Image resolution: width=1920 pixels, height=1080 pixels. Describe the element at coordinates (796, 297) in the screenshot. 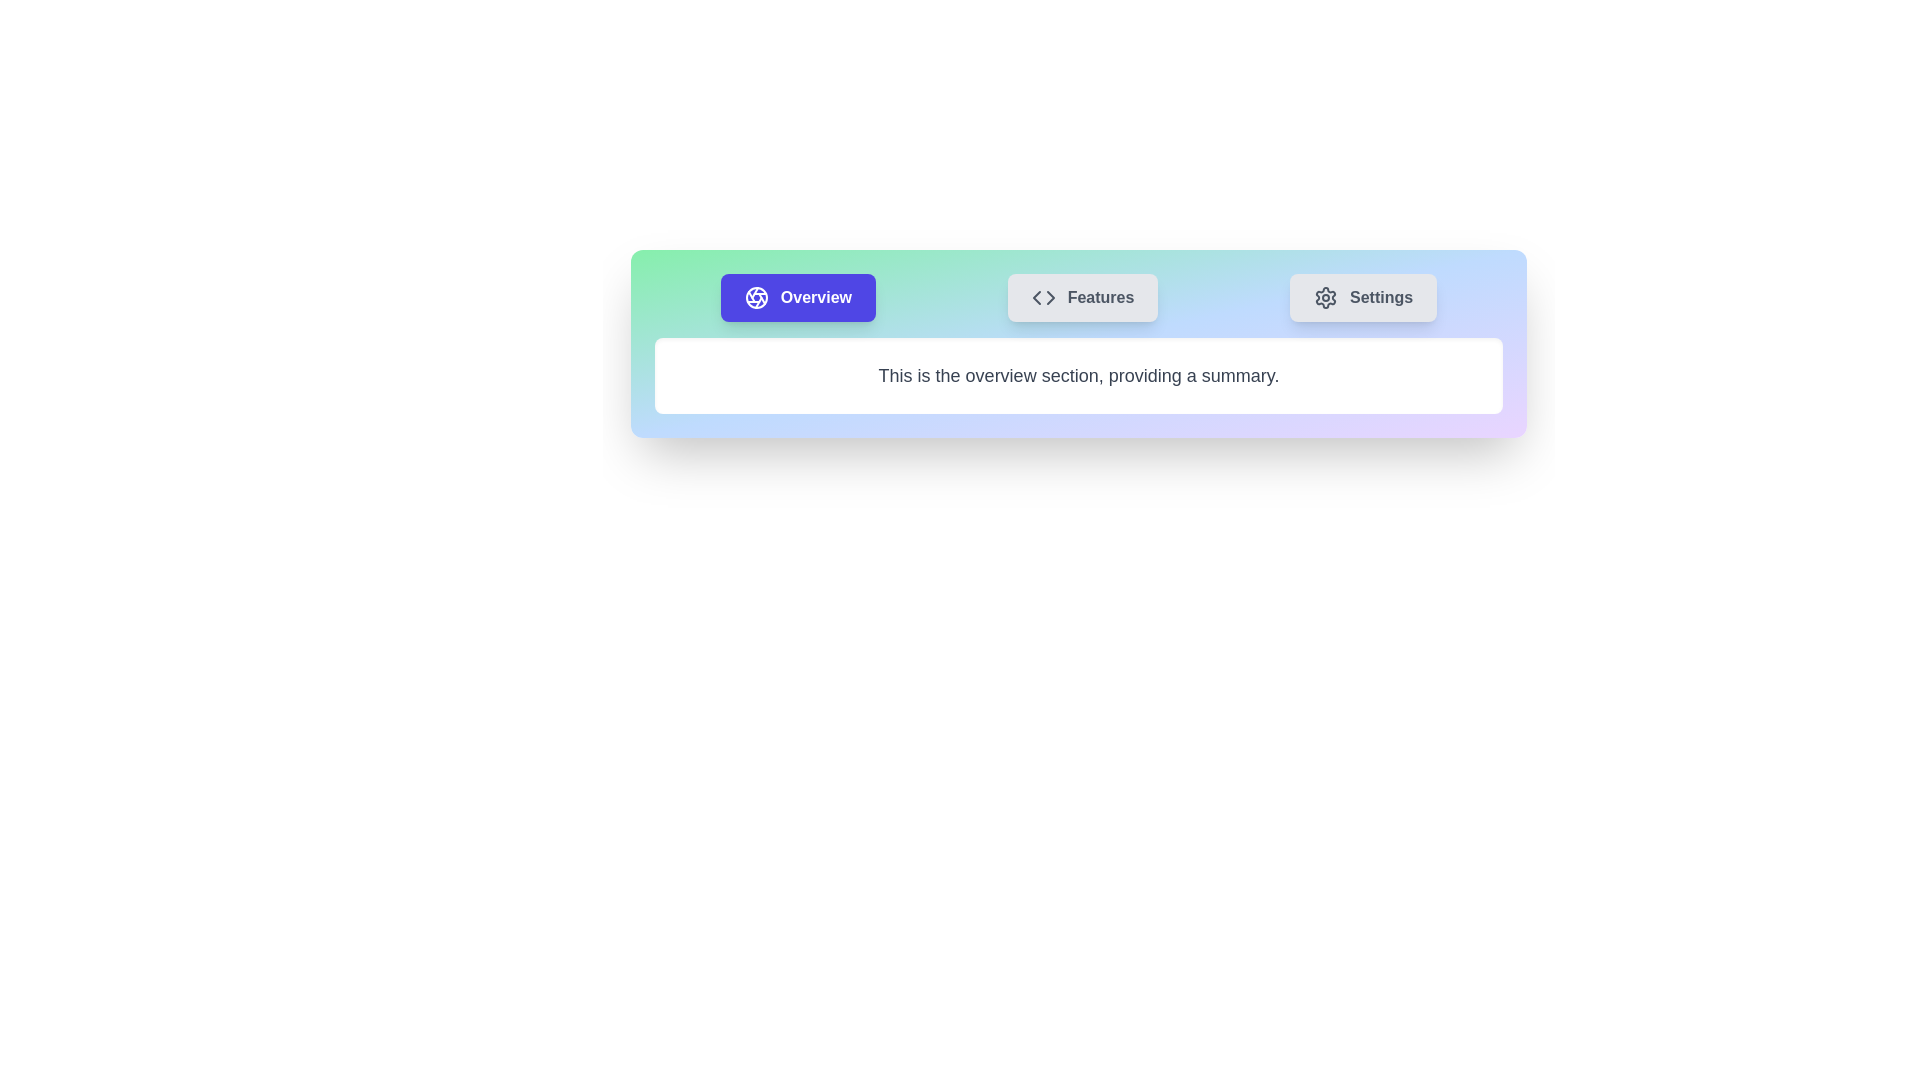

I see `the tab labeled Overview to view its content` at that location.